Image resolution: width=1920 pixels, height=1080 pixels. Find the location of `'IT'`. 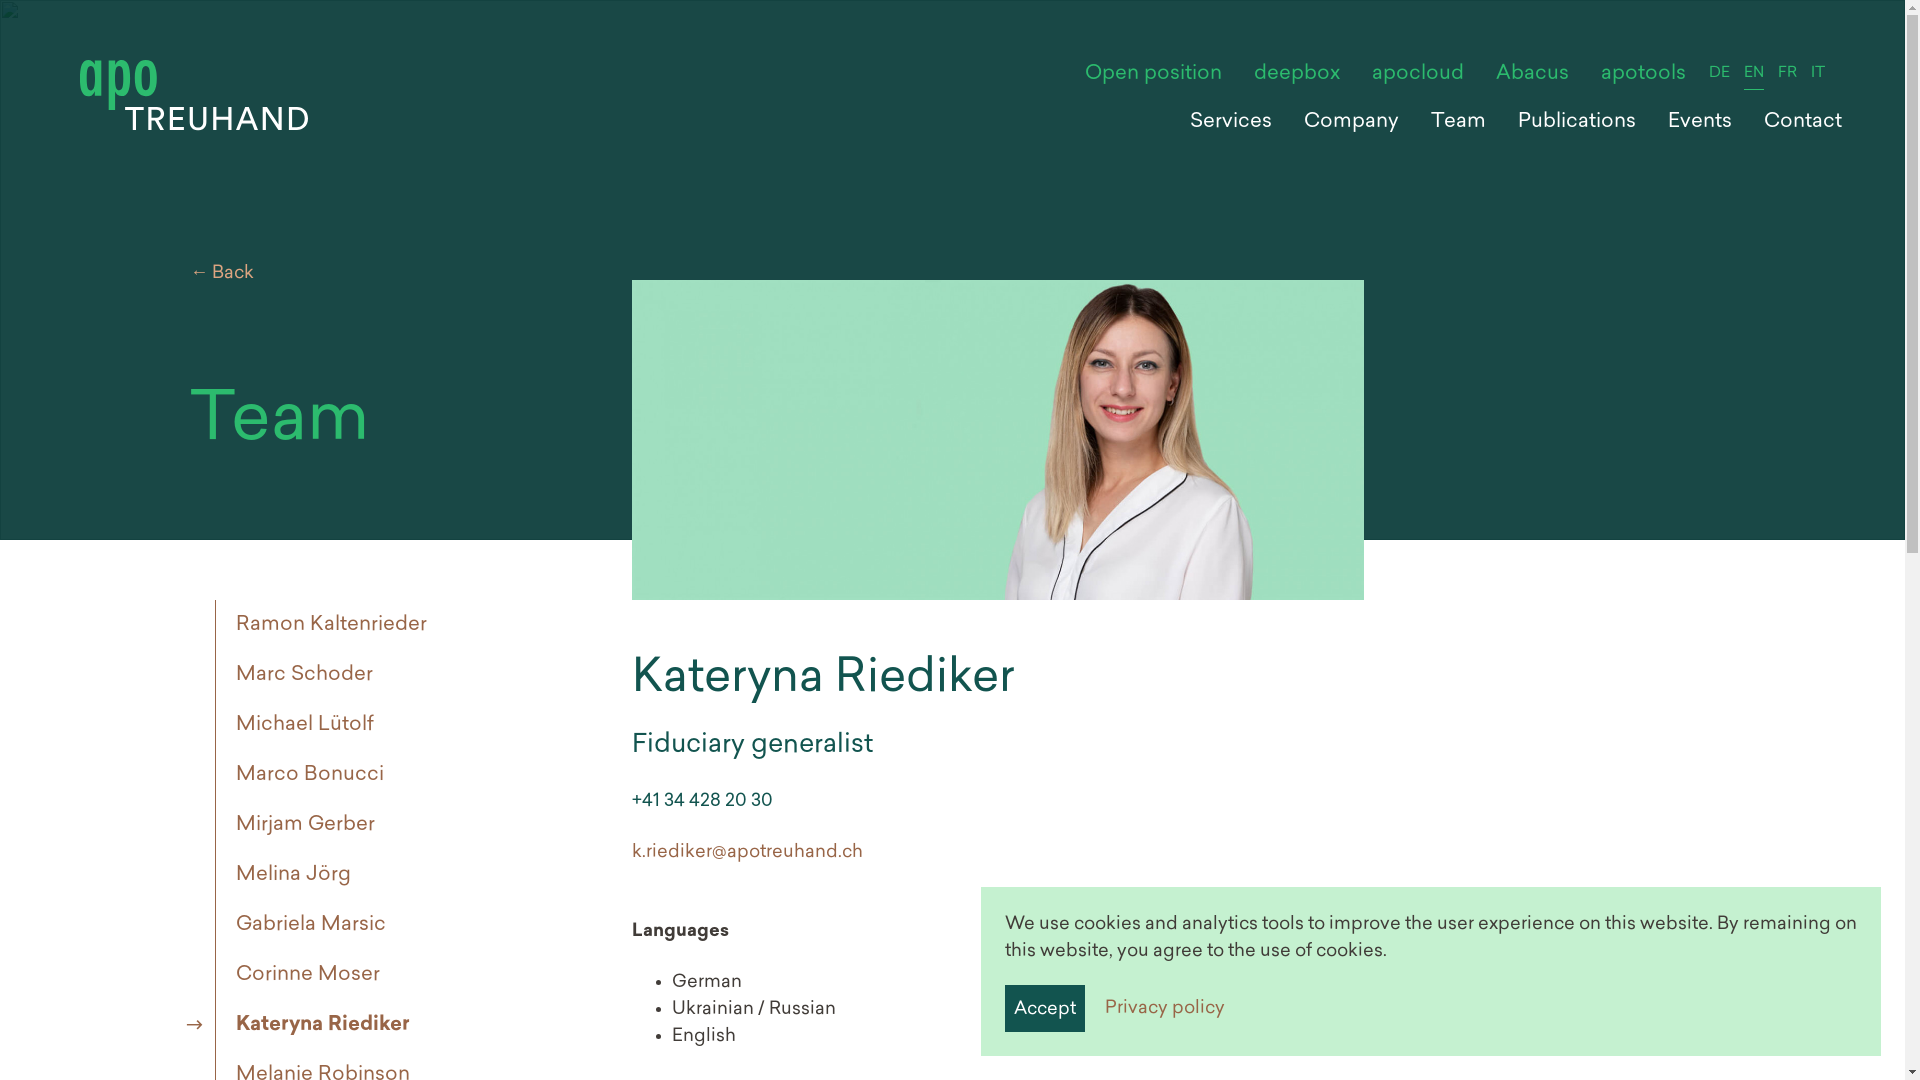

'IT' is located at coordinates (1818, 72).